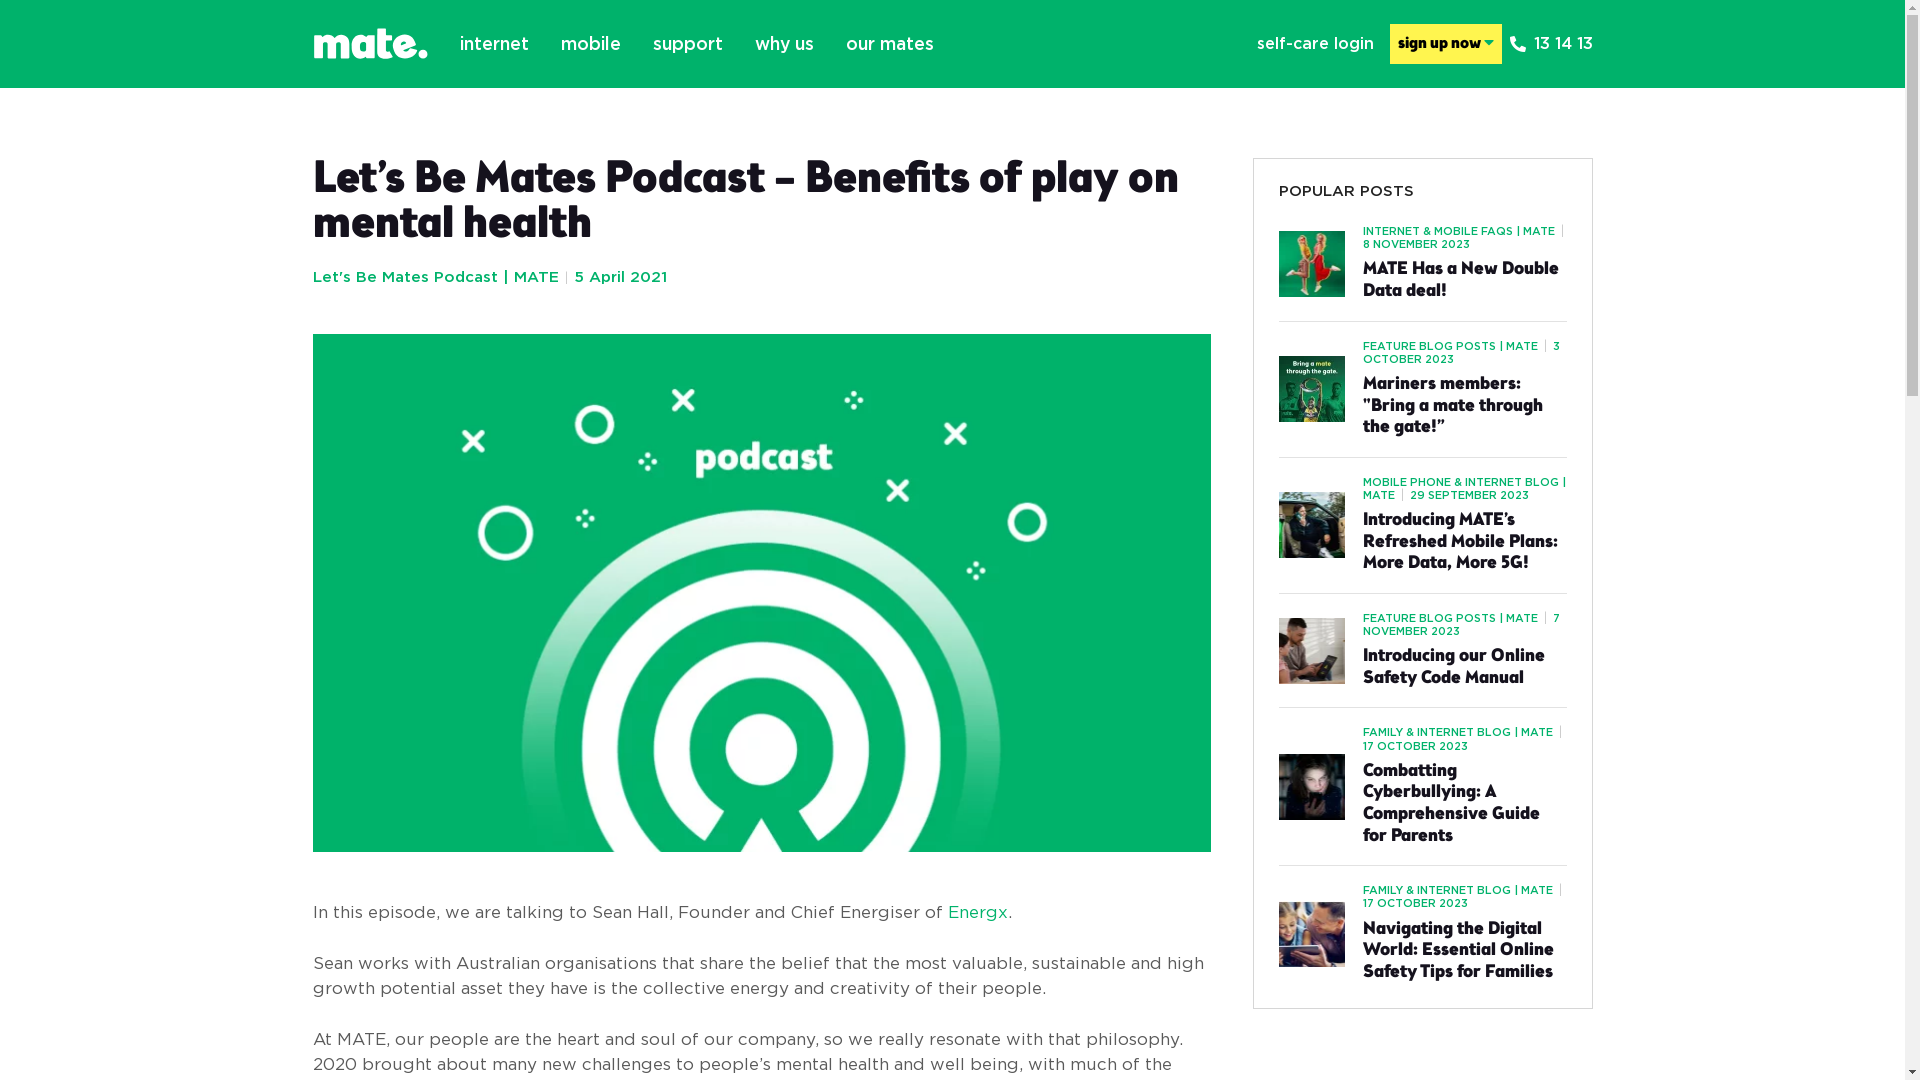  Describe the element at coordinates (782, 43) in the screenshot. I see `'why us'` at that location.